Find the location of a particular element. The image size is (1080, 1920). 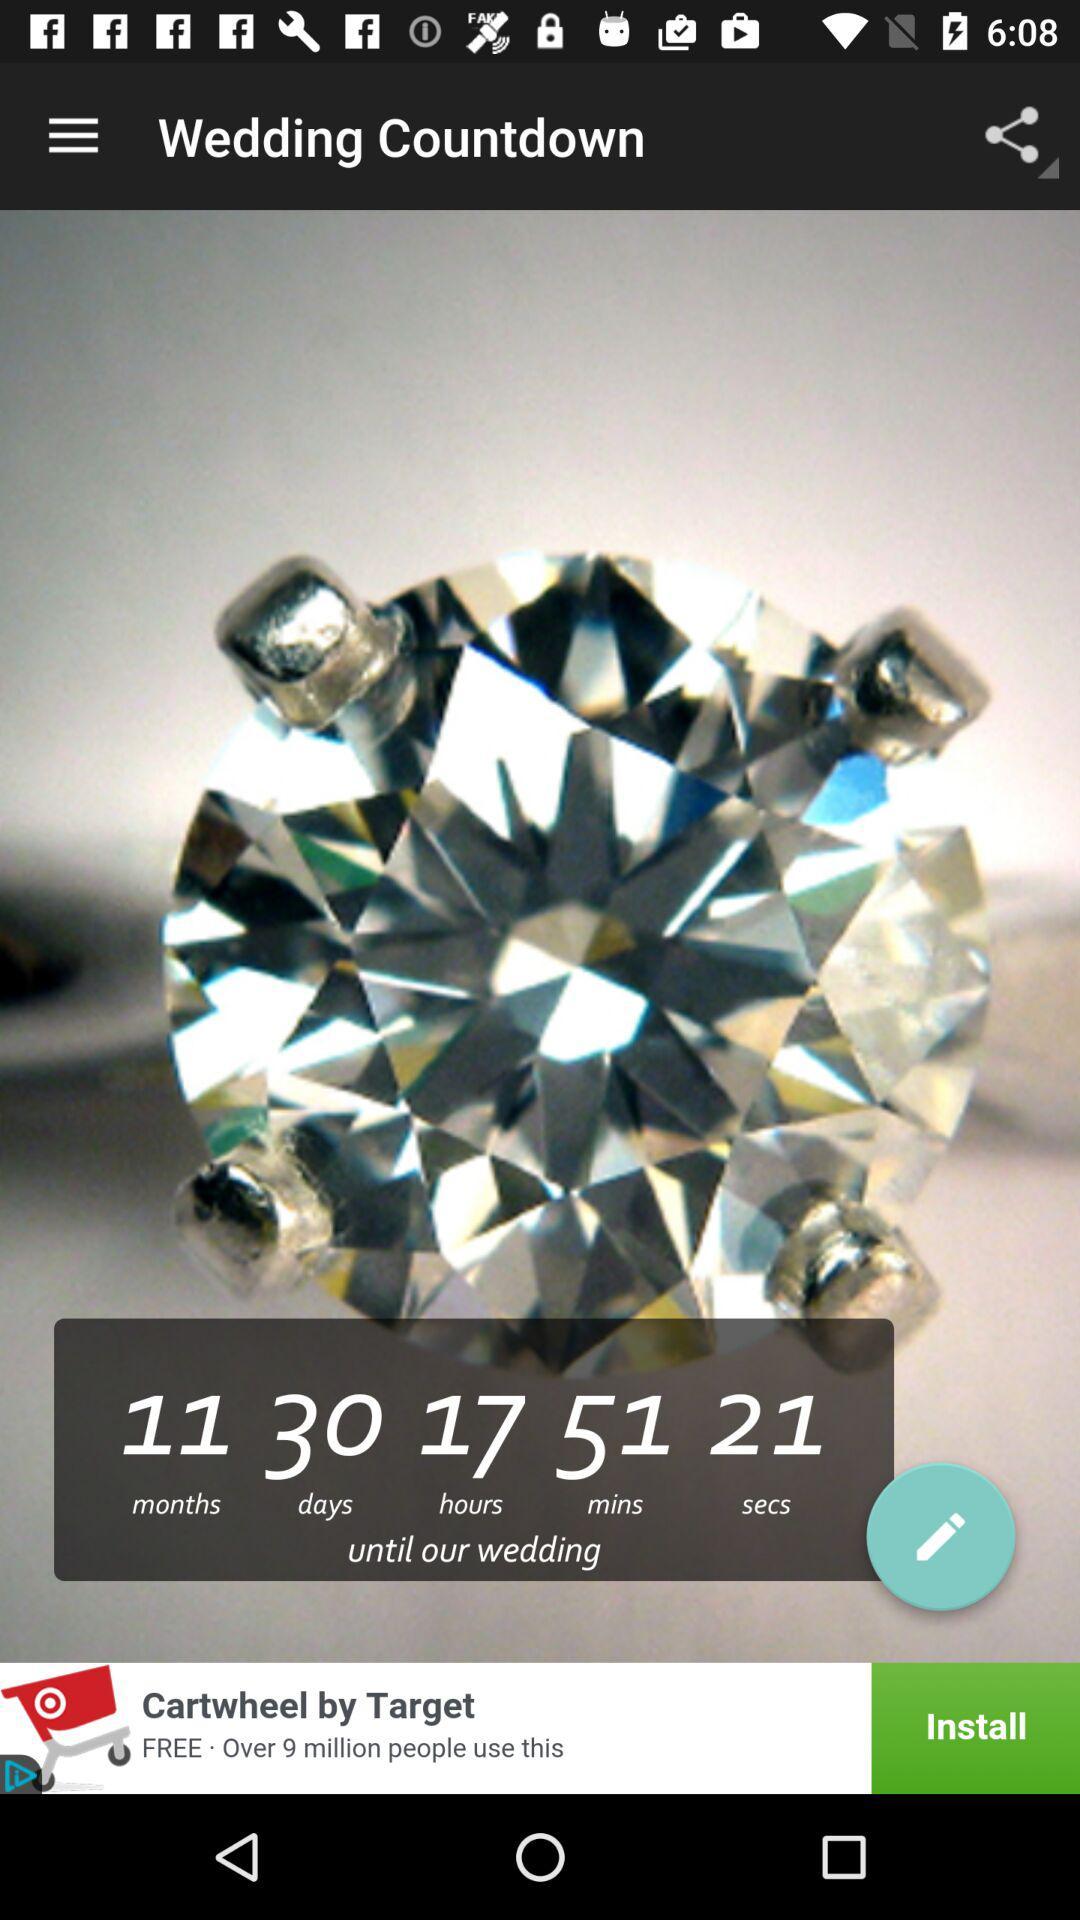

share icon is located at coordinates (1017, 103).